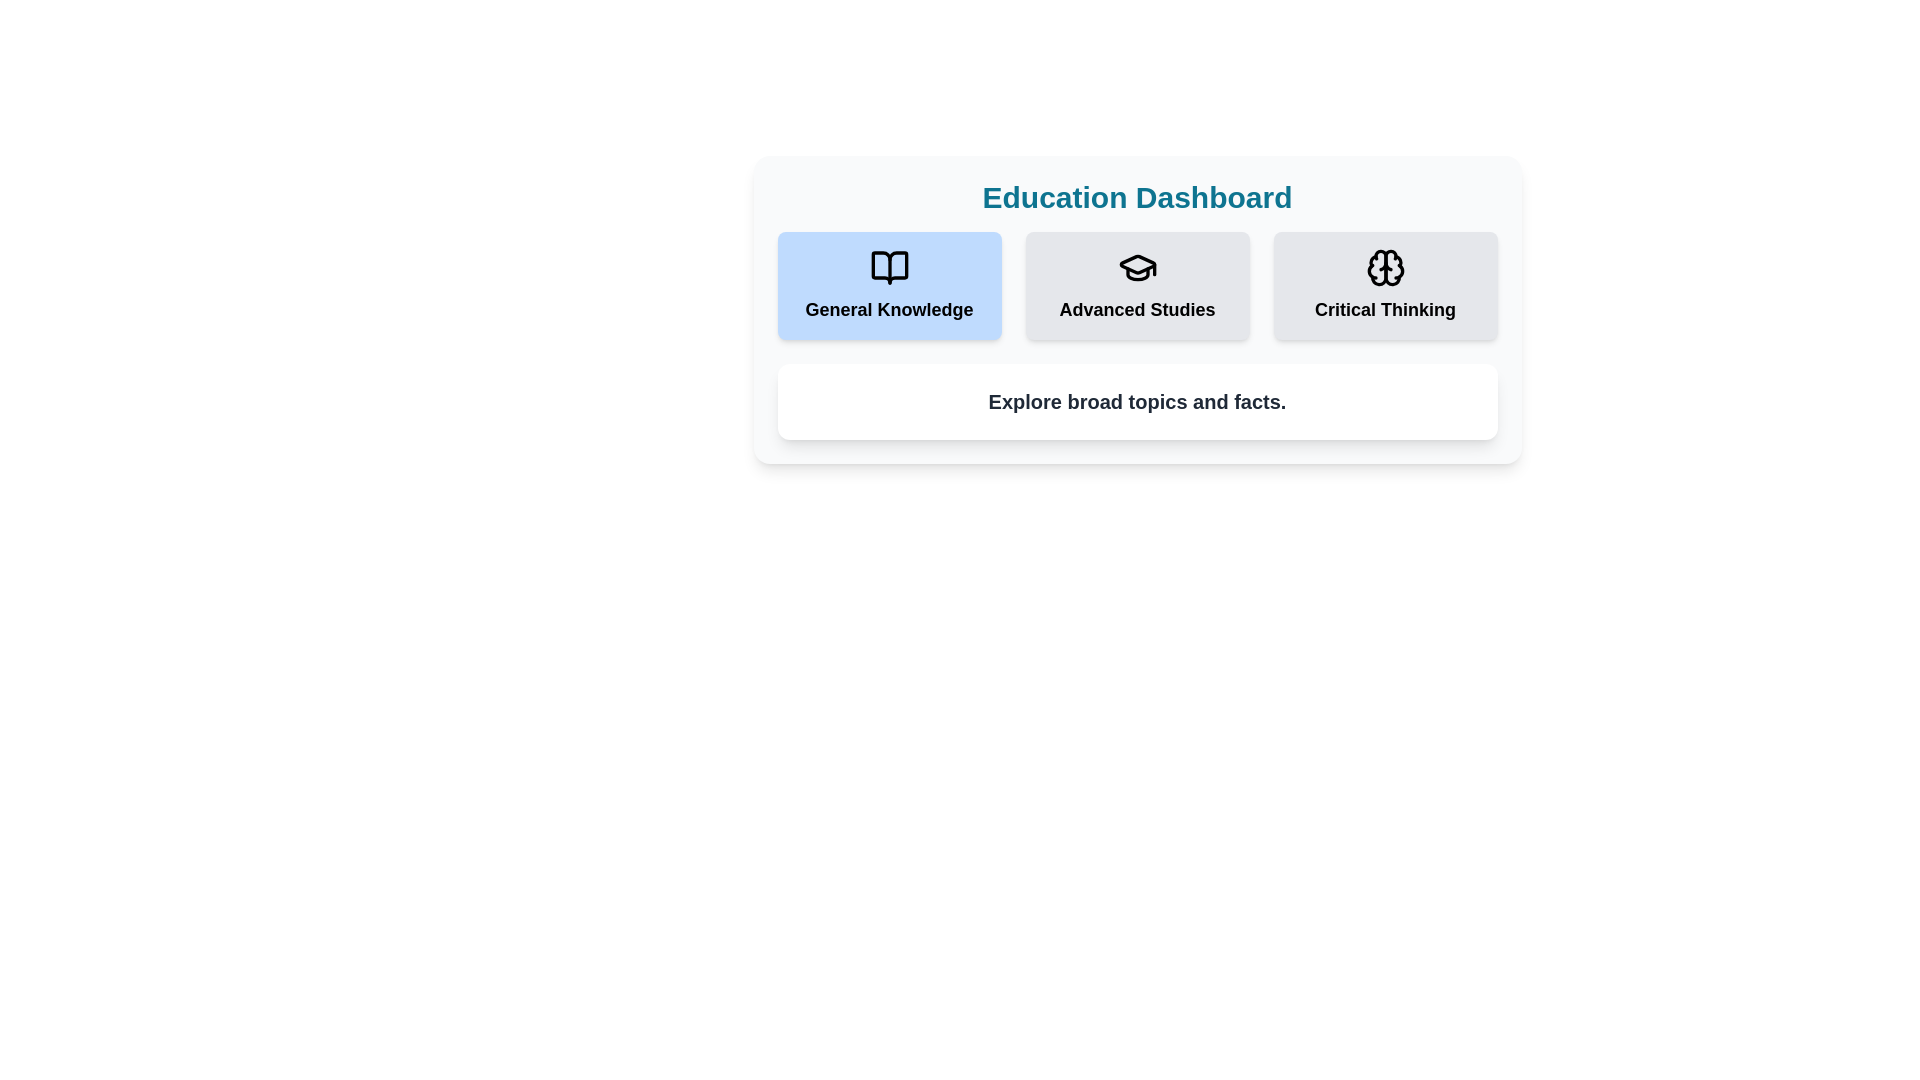  What do you see at coordinates (1137, 285) in the screenshot?
I see `the category Advanced Studies by clicking its corresponding button` at bounding box center [1137, 285].